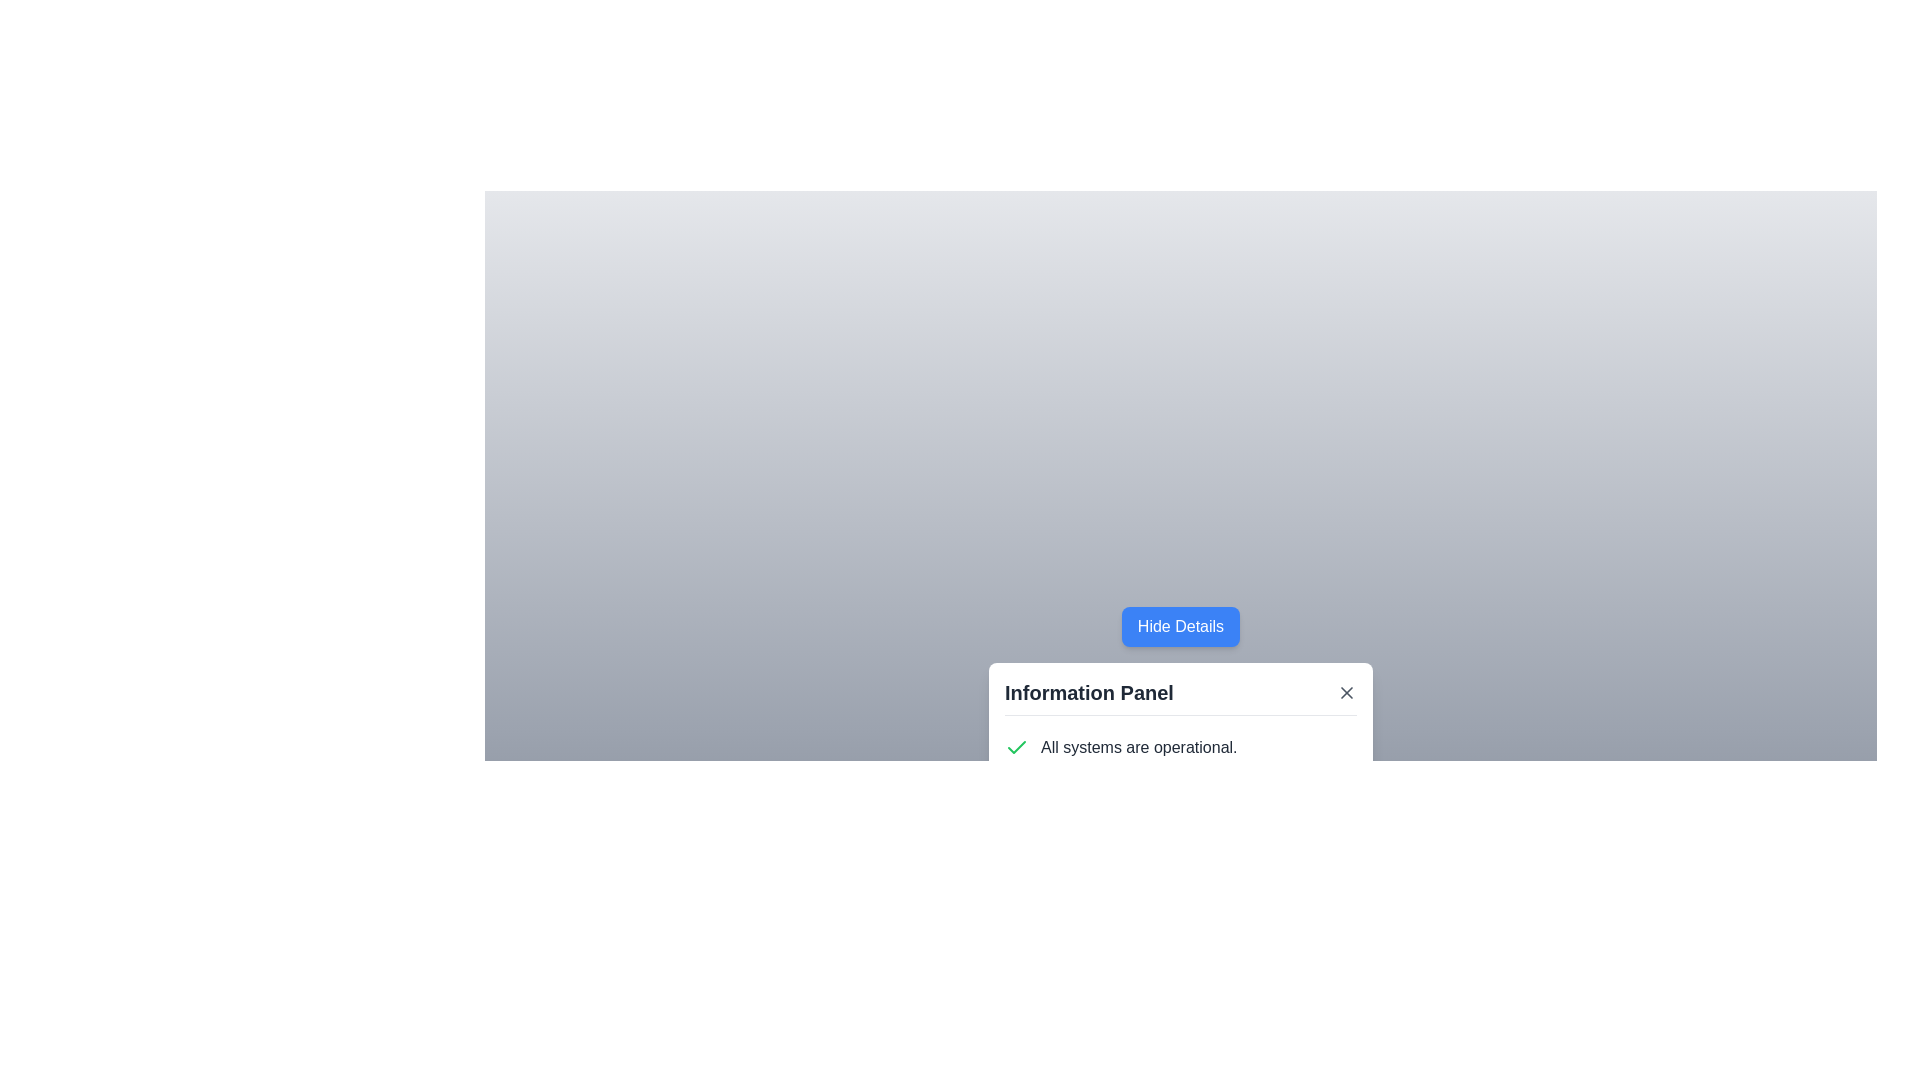  Describe the element at coordinates (1180, 747) in the screenshot. I see `the Status message element containing a green checkmark icon and the text 'All systems are operational.' located in the Information Panel of the white bordered card modal` at that location.